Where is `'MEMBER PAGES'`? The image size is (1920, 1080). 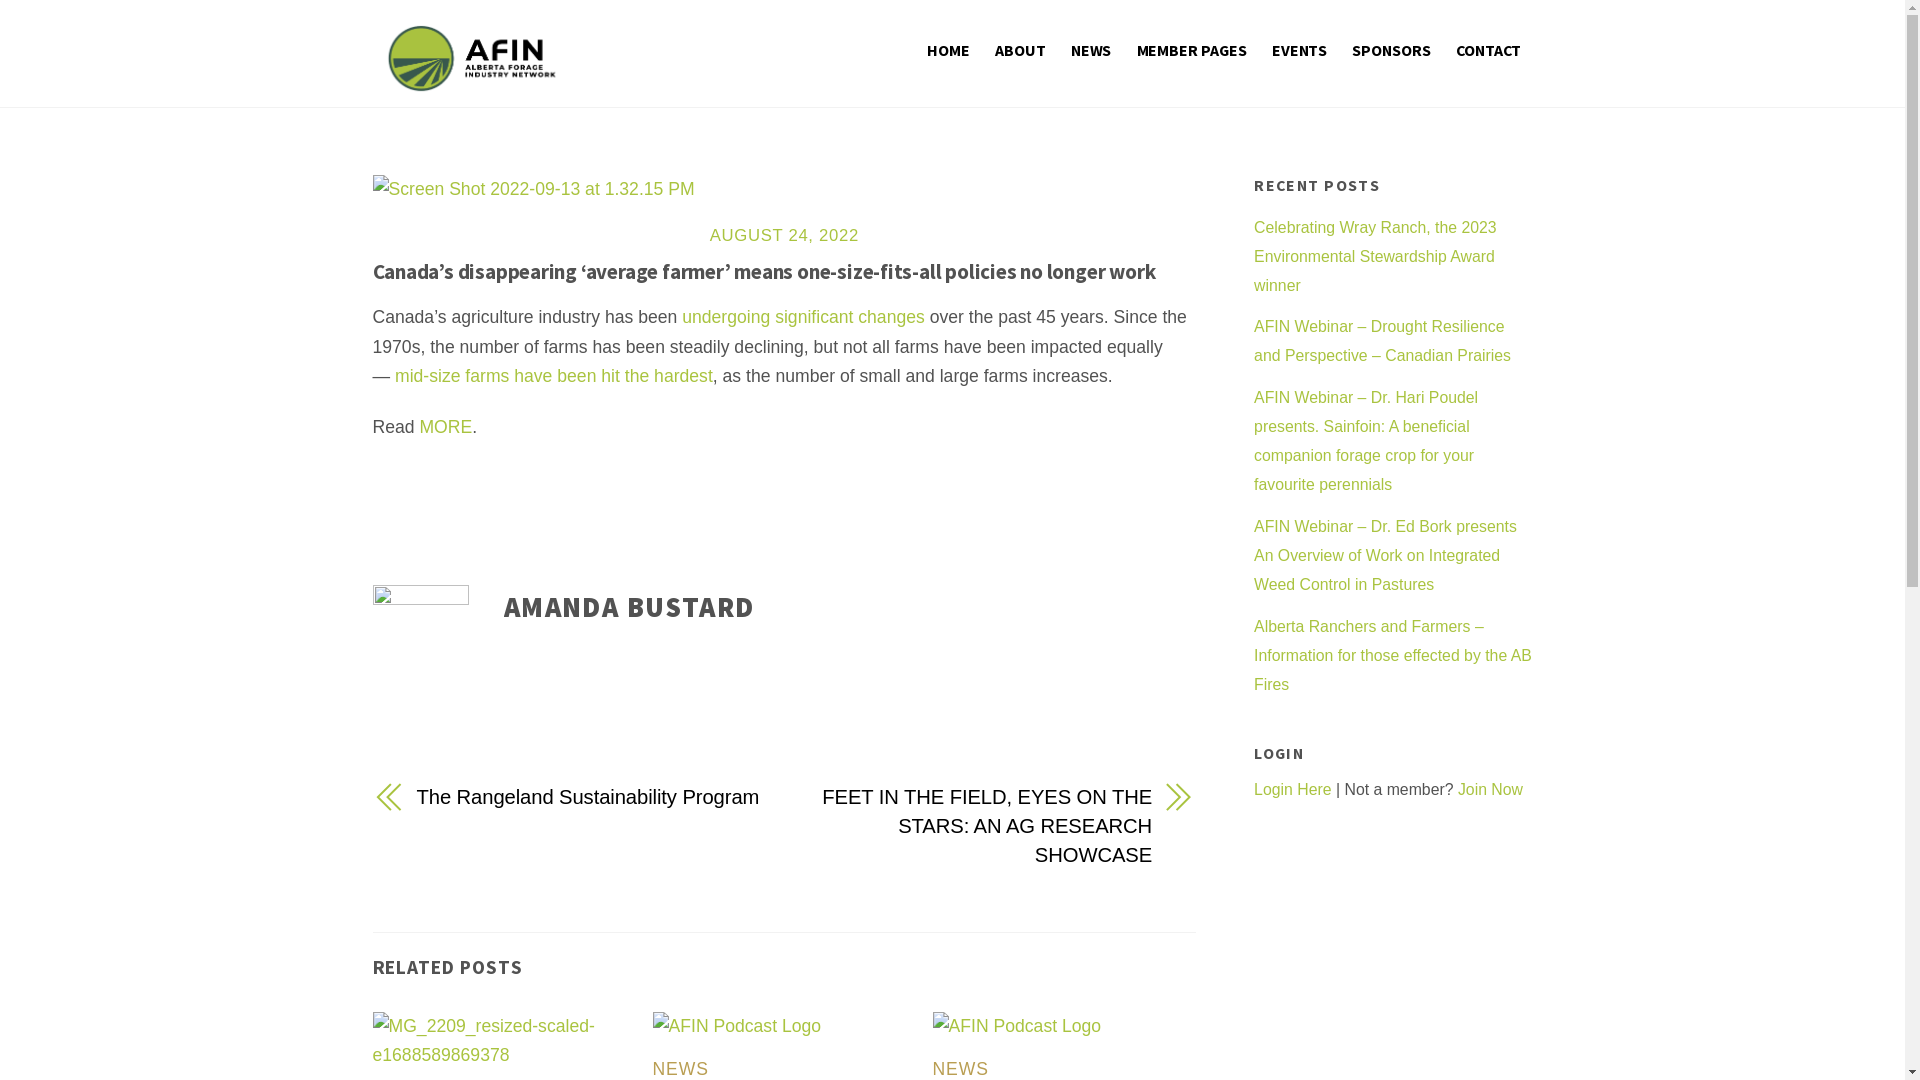 'MEMBER PAGES' is located at coordinates (1128, 48).